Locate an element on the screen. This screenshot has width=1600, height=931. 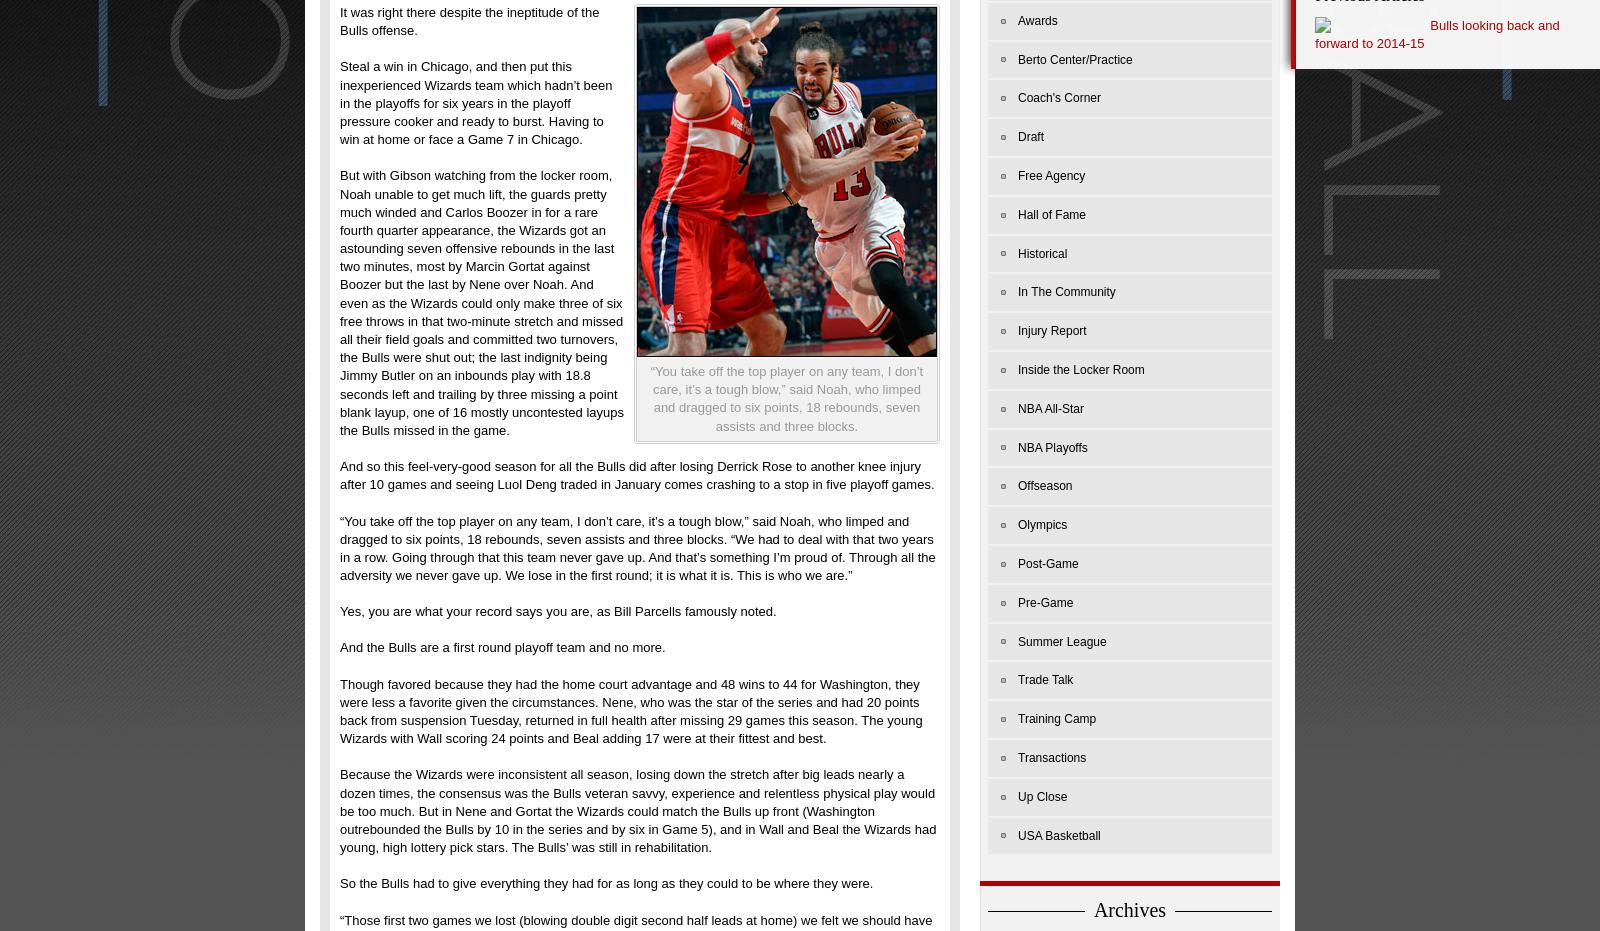
'Free Agency' is located at coordinates (1051, 174).